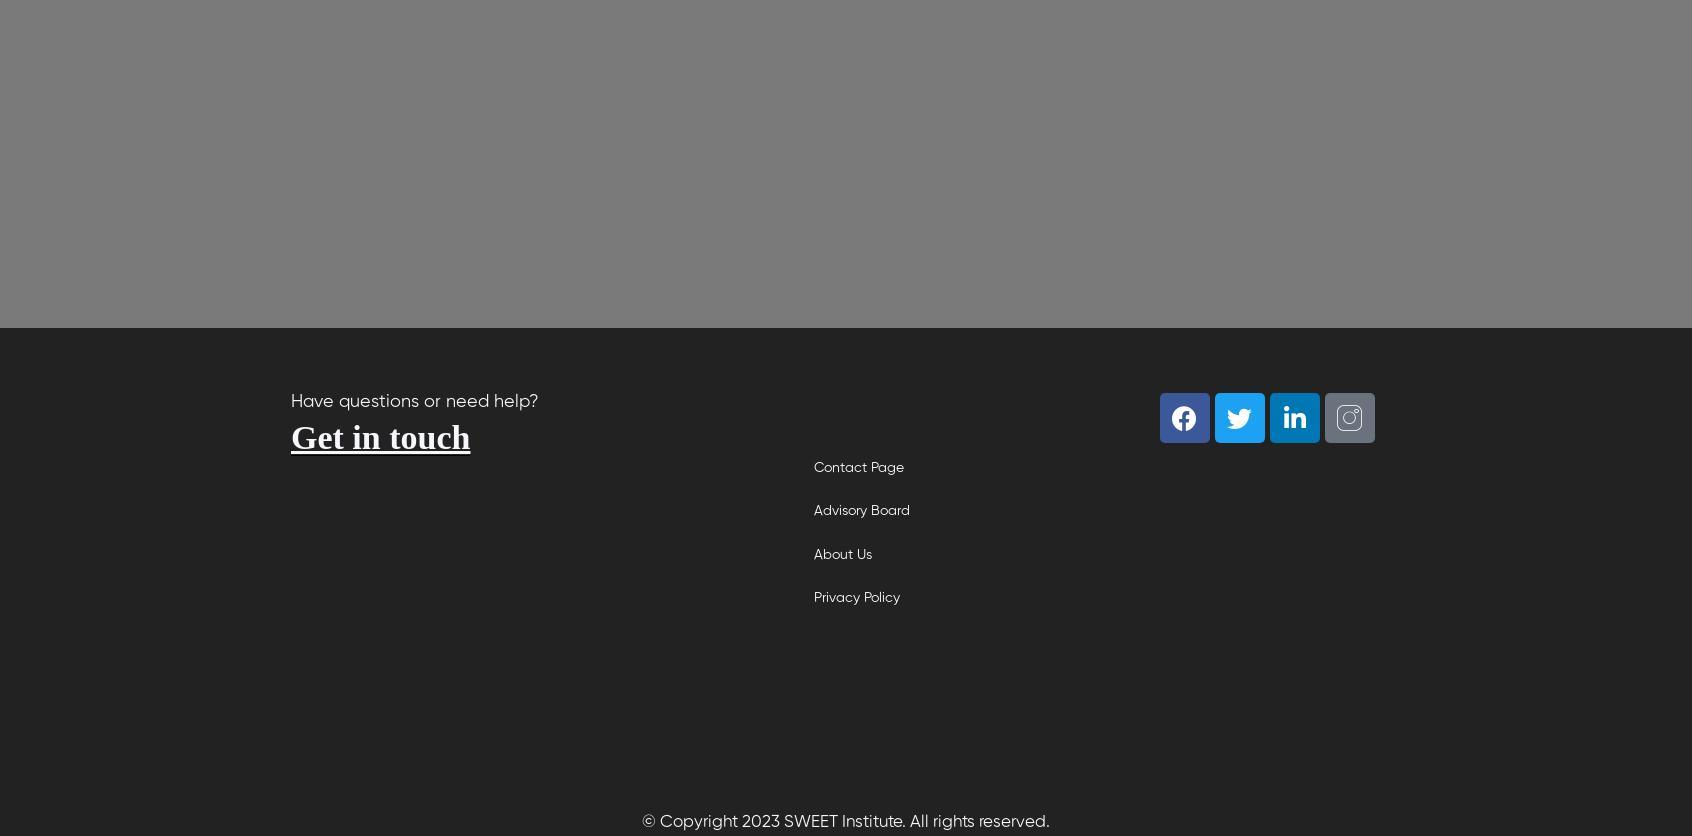 The width and height of the screenshot is (1692, 836). I want to click on 'Contact Page', so click(858, 467).